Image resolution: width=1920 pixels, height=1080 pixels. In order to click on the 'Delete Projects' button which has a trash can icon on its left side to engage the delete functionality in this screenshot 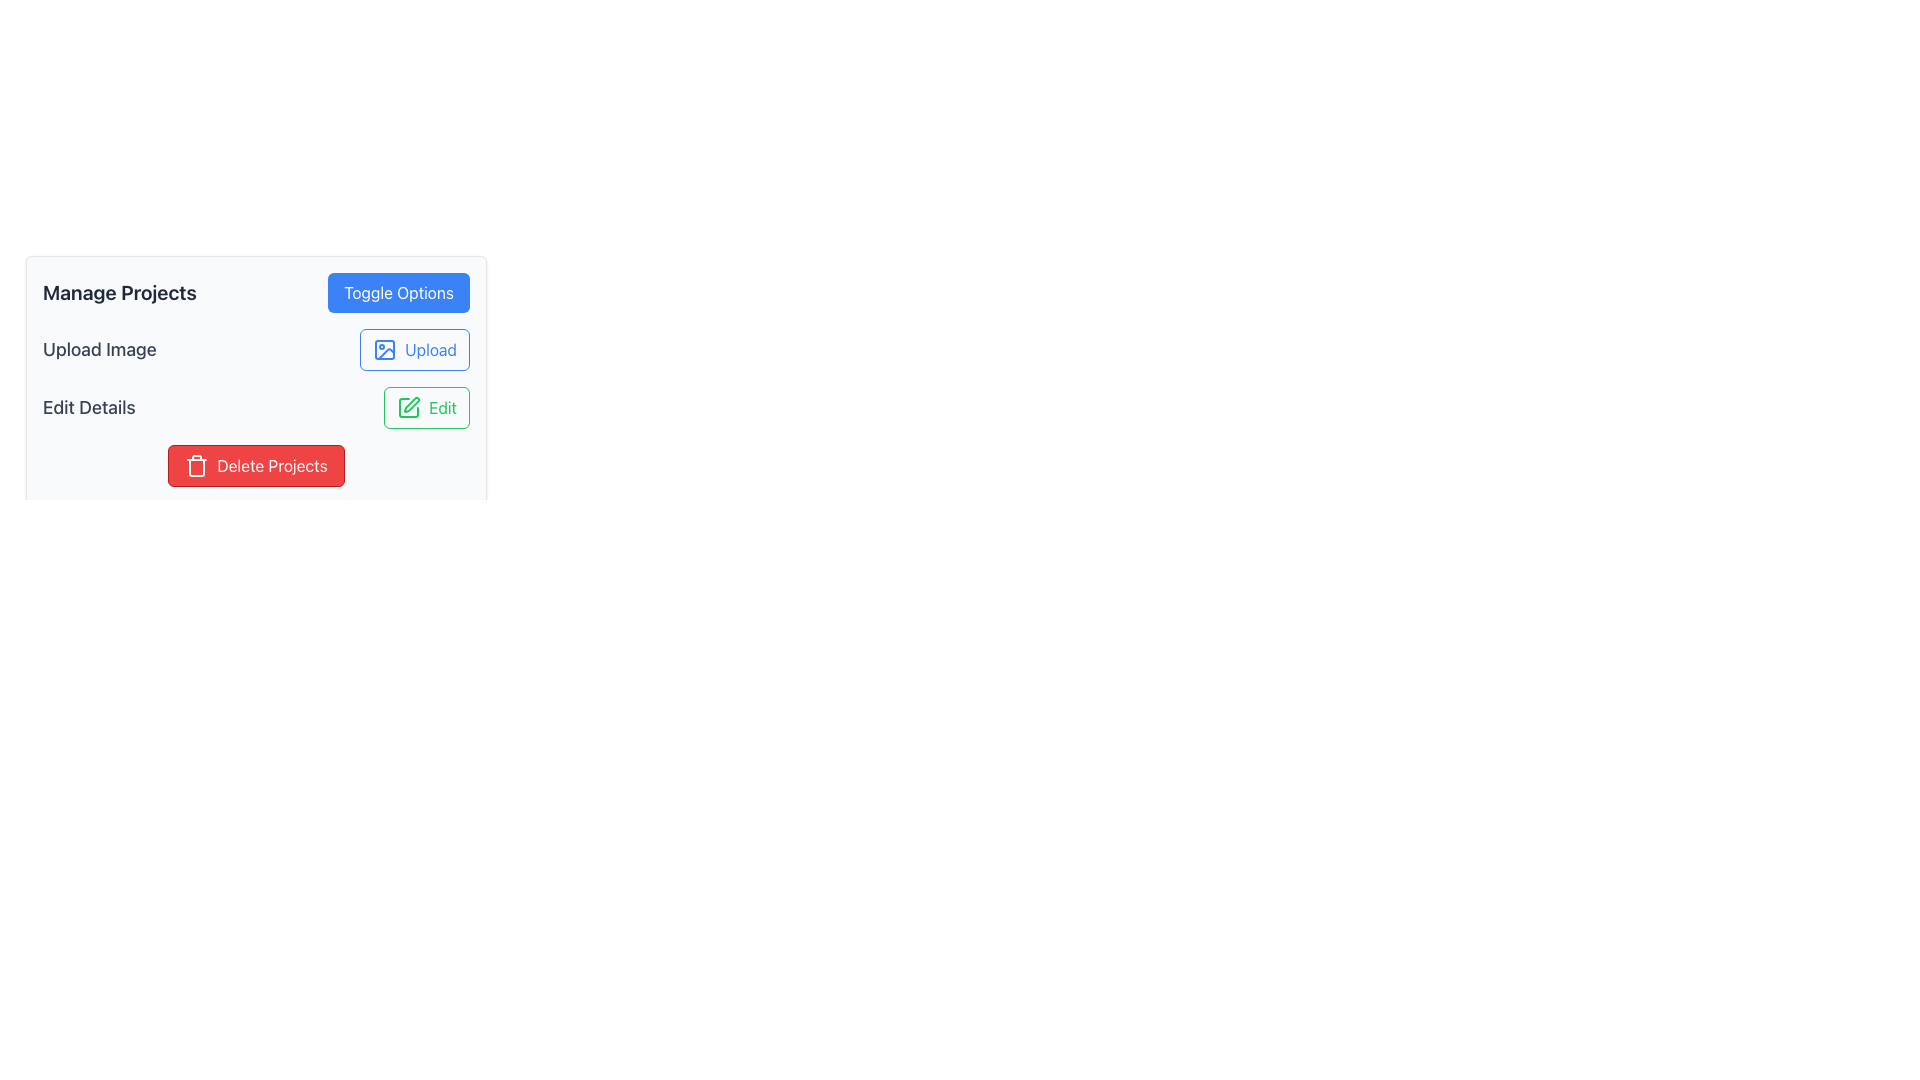, I will do `click(197, 466)`.